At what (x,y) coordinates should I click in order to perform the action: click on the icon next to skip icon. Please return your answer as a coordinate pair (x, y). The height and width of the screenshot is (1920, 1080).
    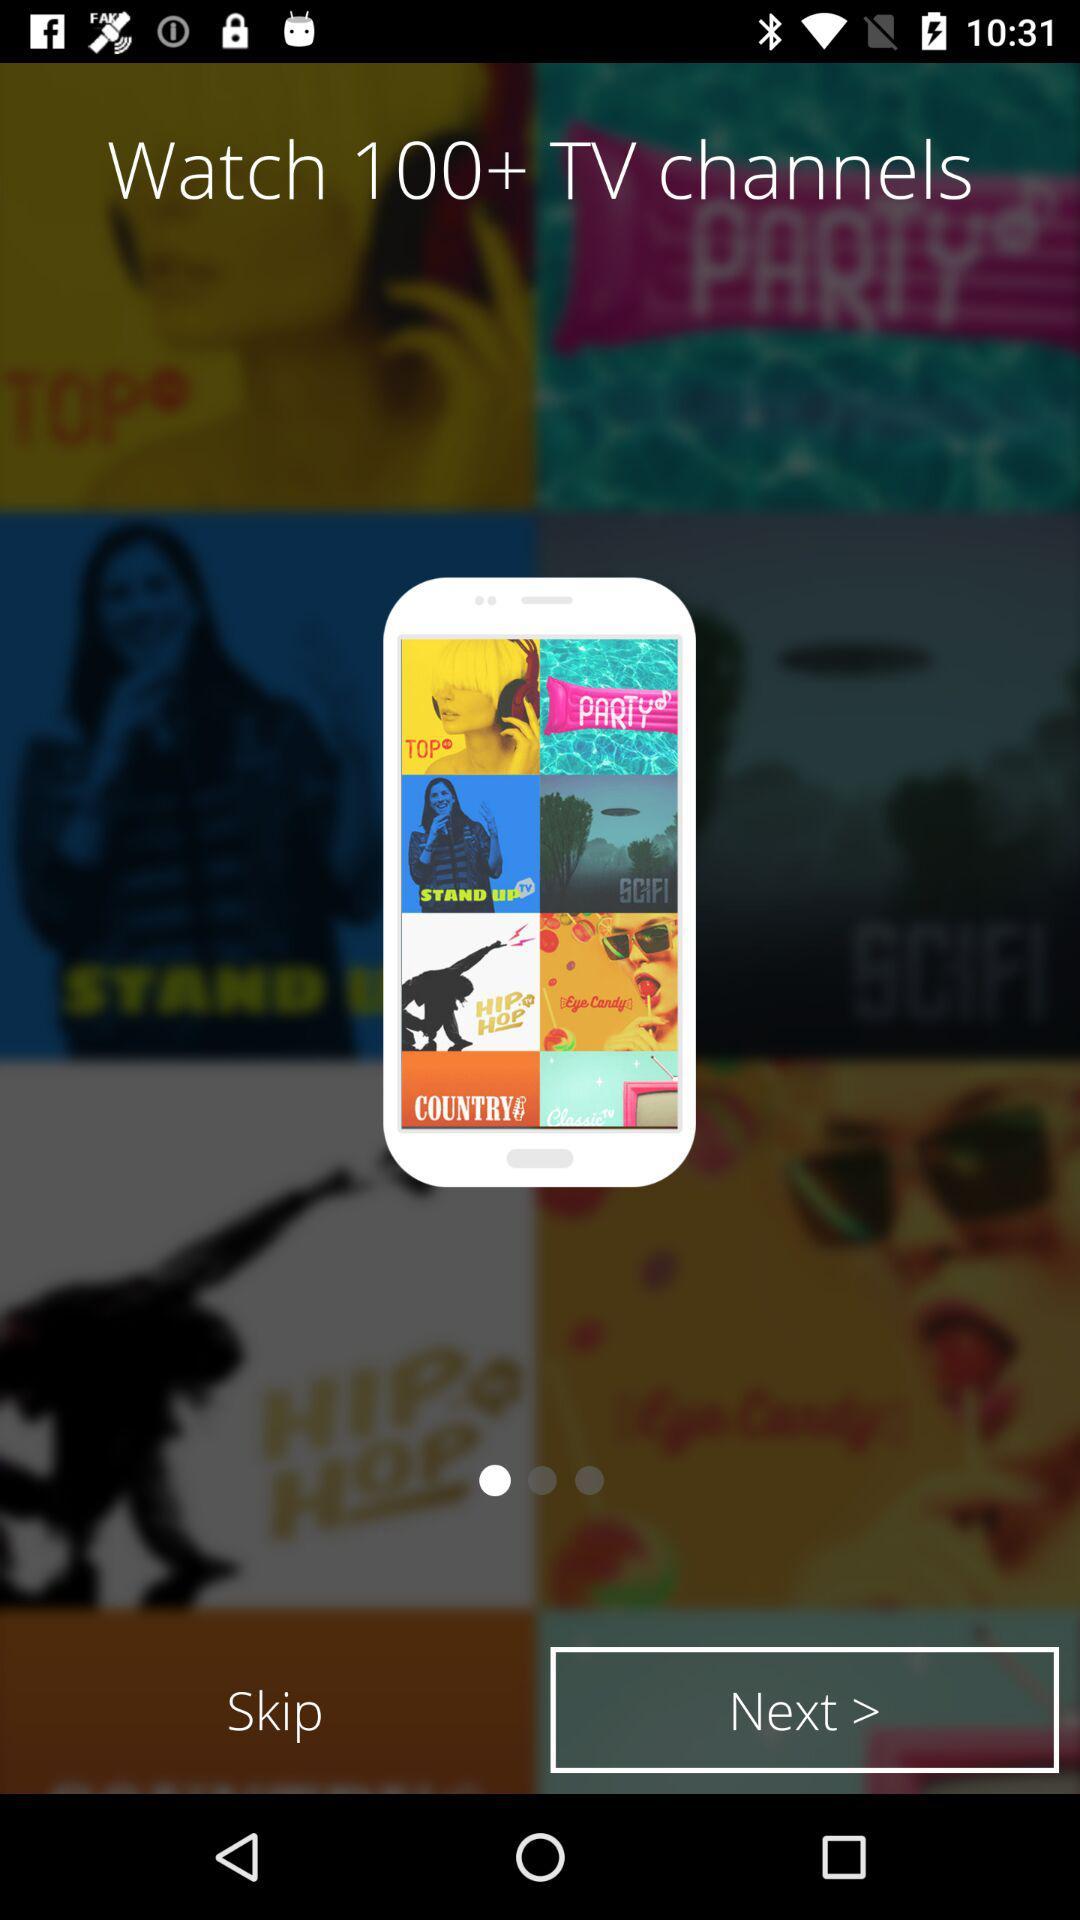
    Looking at the image, I should click on (803, 1708).